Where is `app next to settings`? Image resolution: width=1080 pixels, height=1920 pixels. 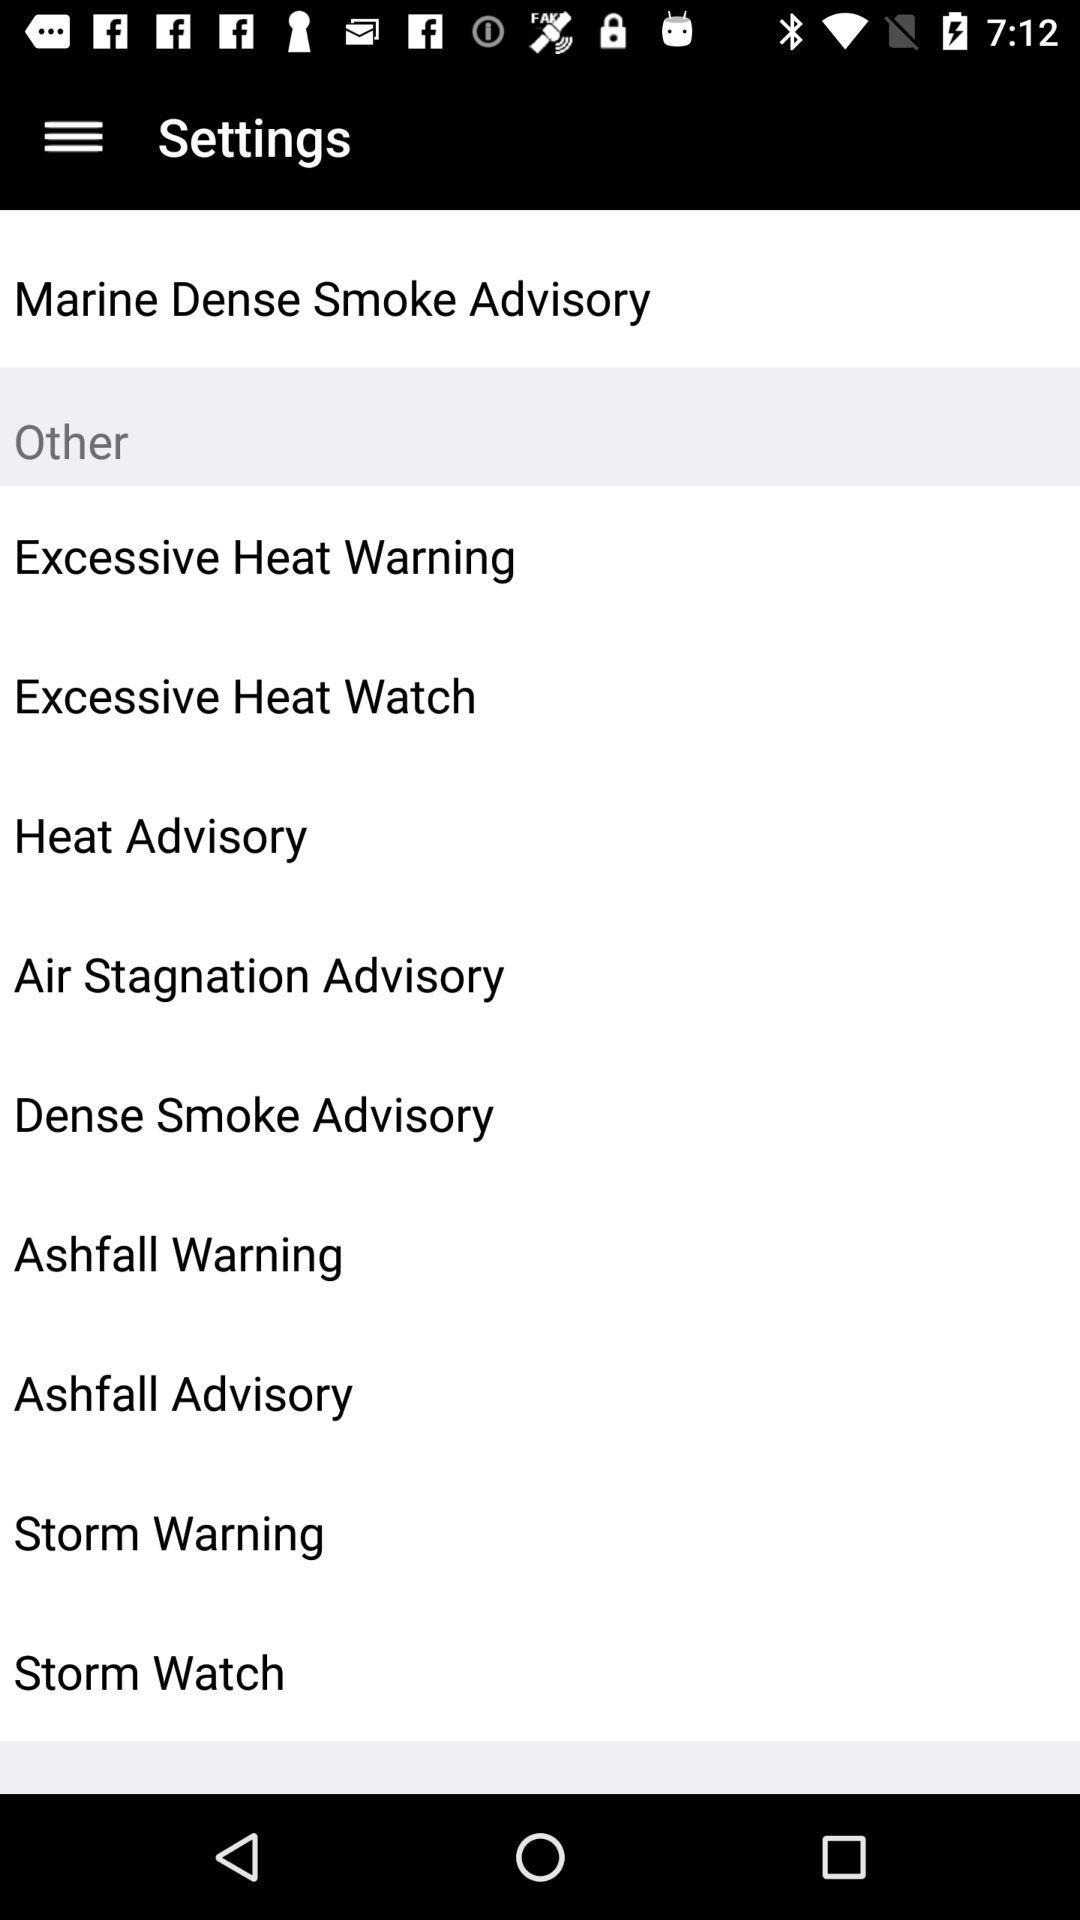 app next to settings is located at coordinates (72, 135).